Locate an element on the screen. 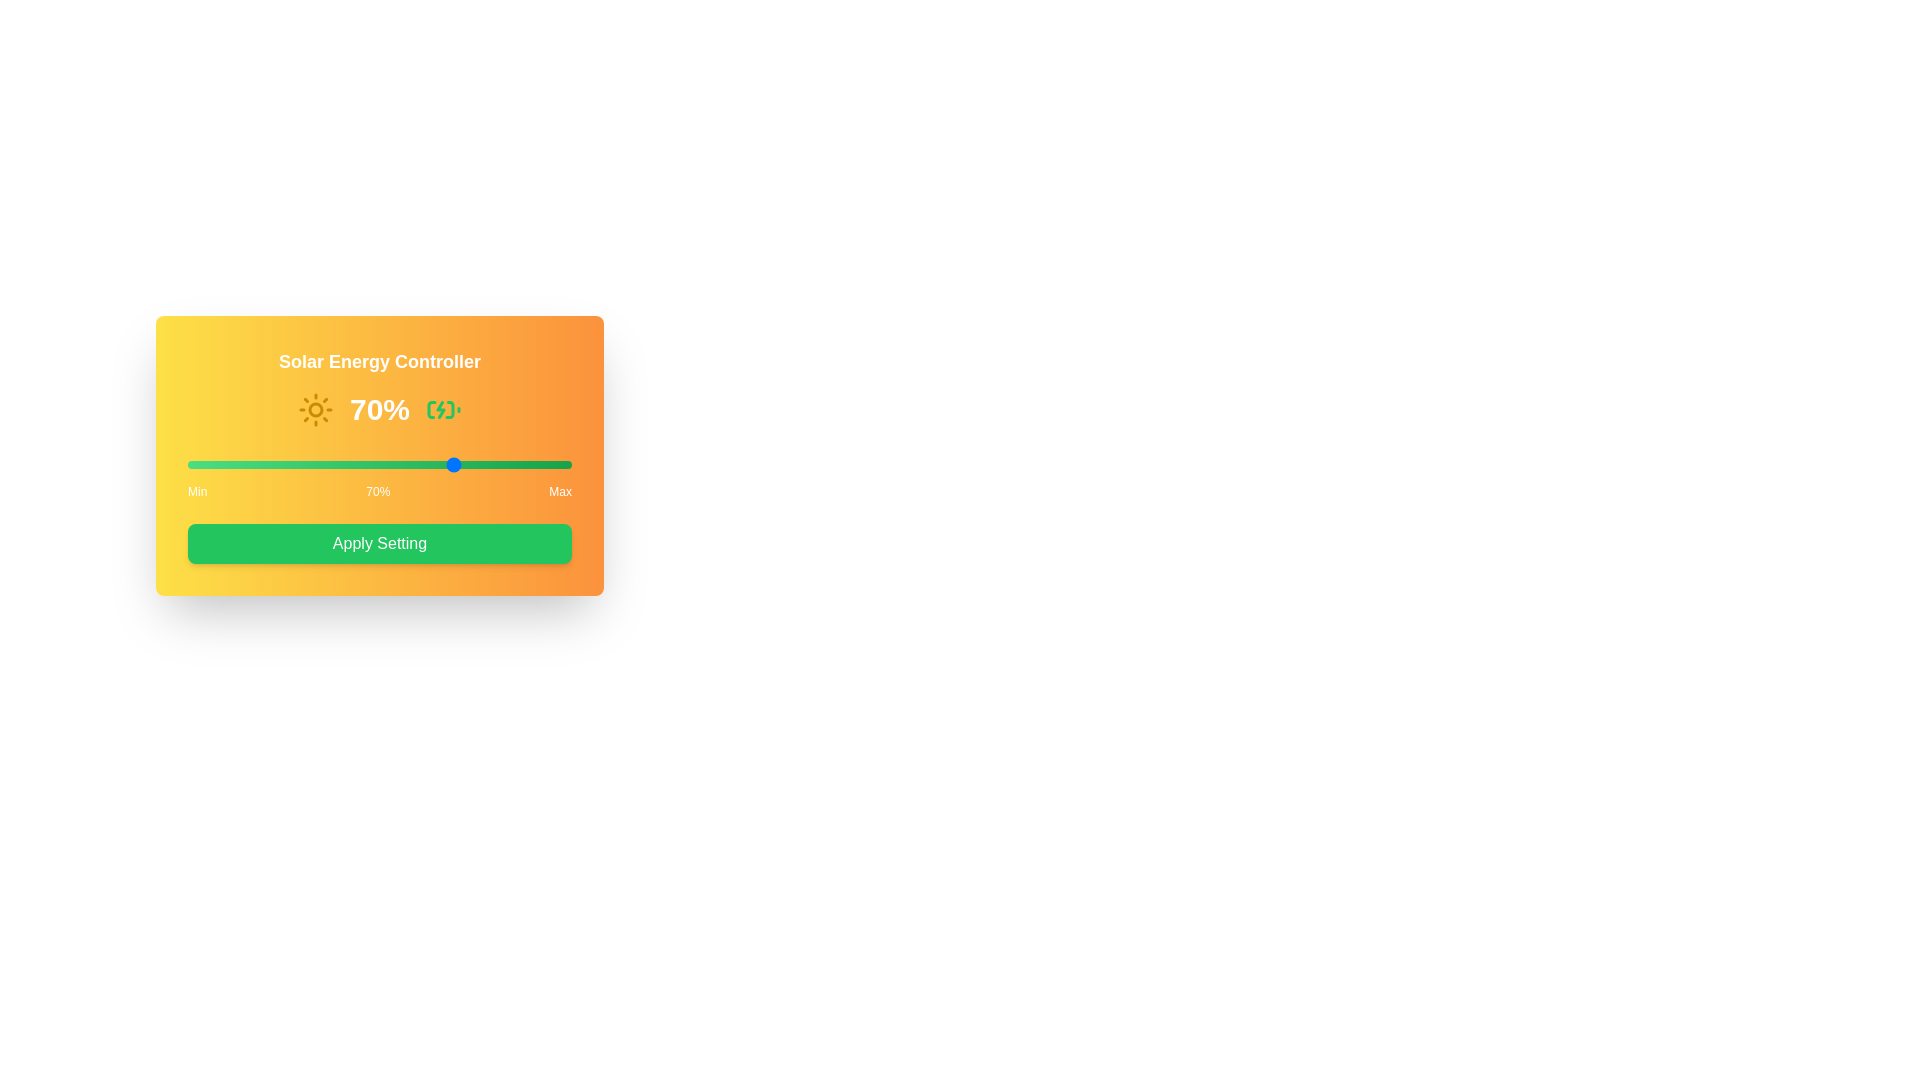 The image size is (1920, 1080). the 'Apply Setting' button to apply the current solar energy settings is located at coordinates (379, 543).